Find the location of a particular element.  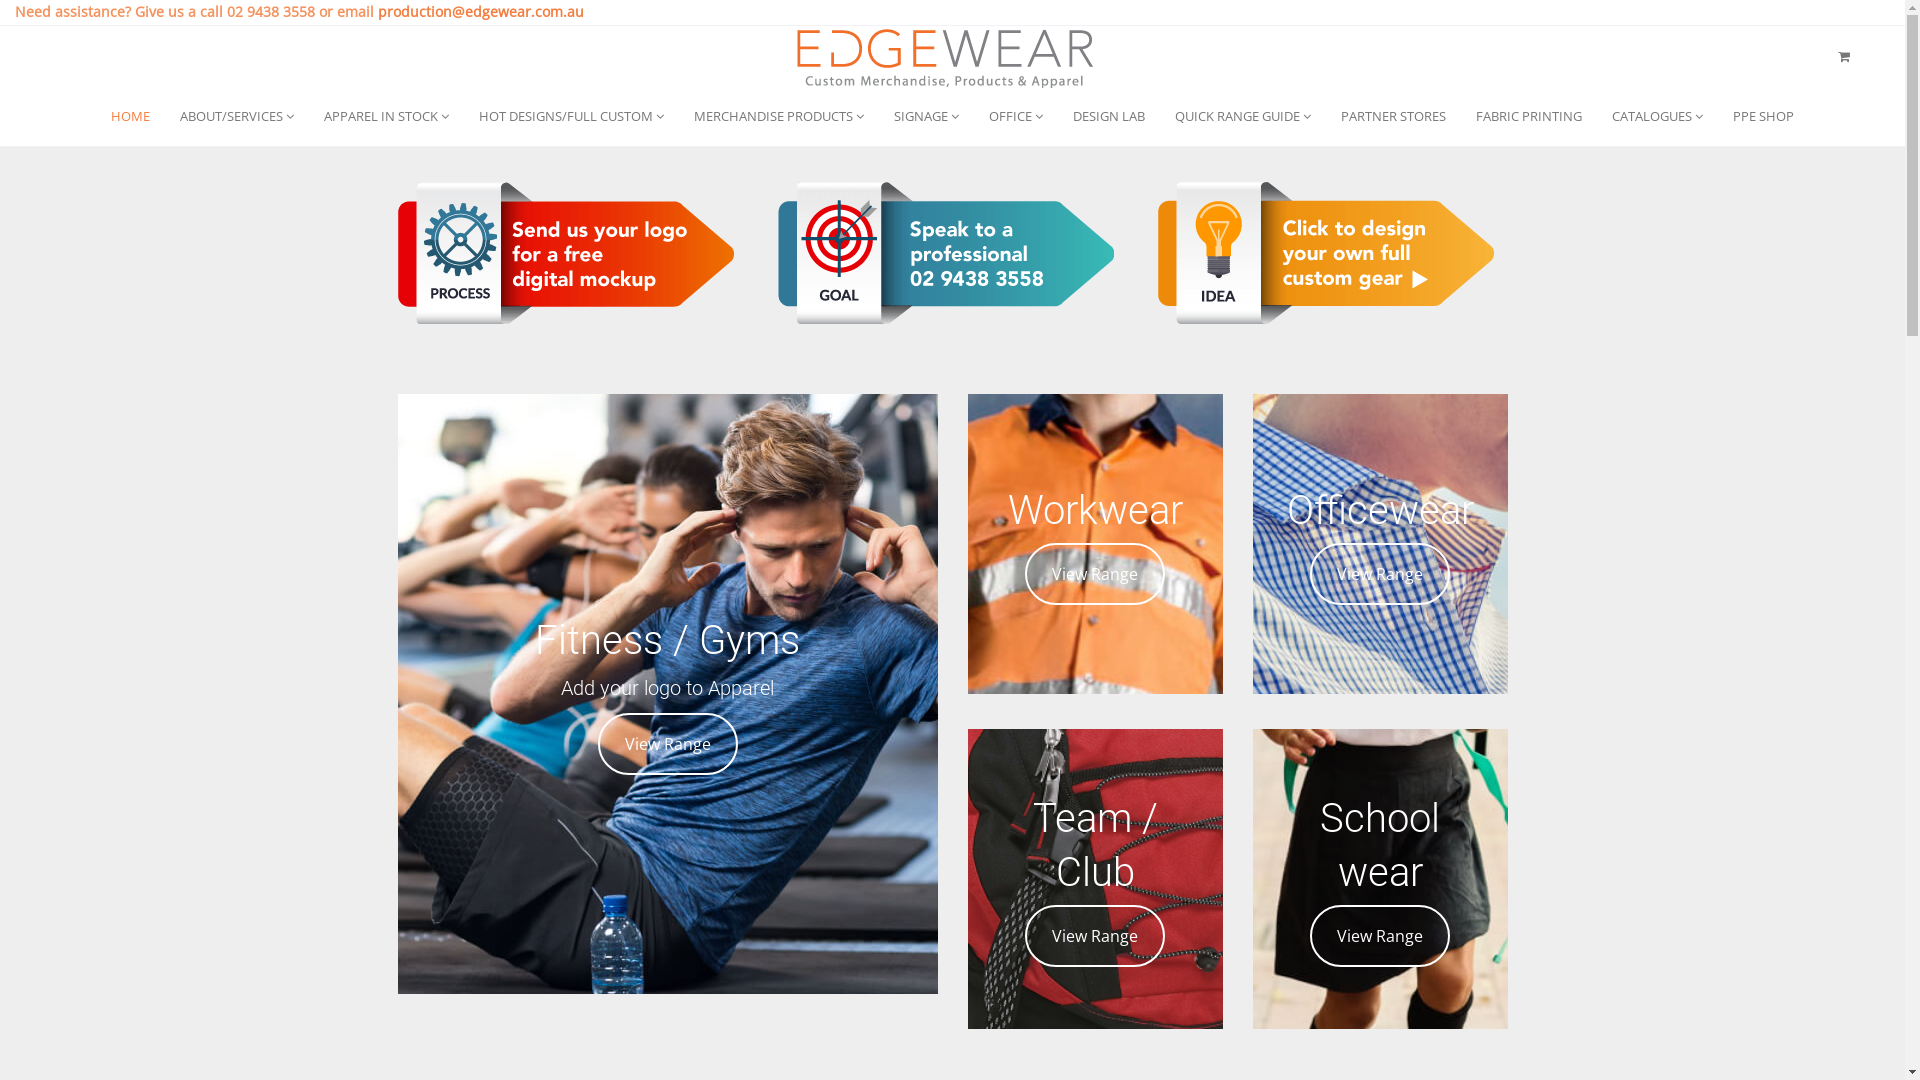

'OFFICE' is located at coordinates (1016, 115).